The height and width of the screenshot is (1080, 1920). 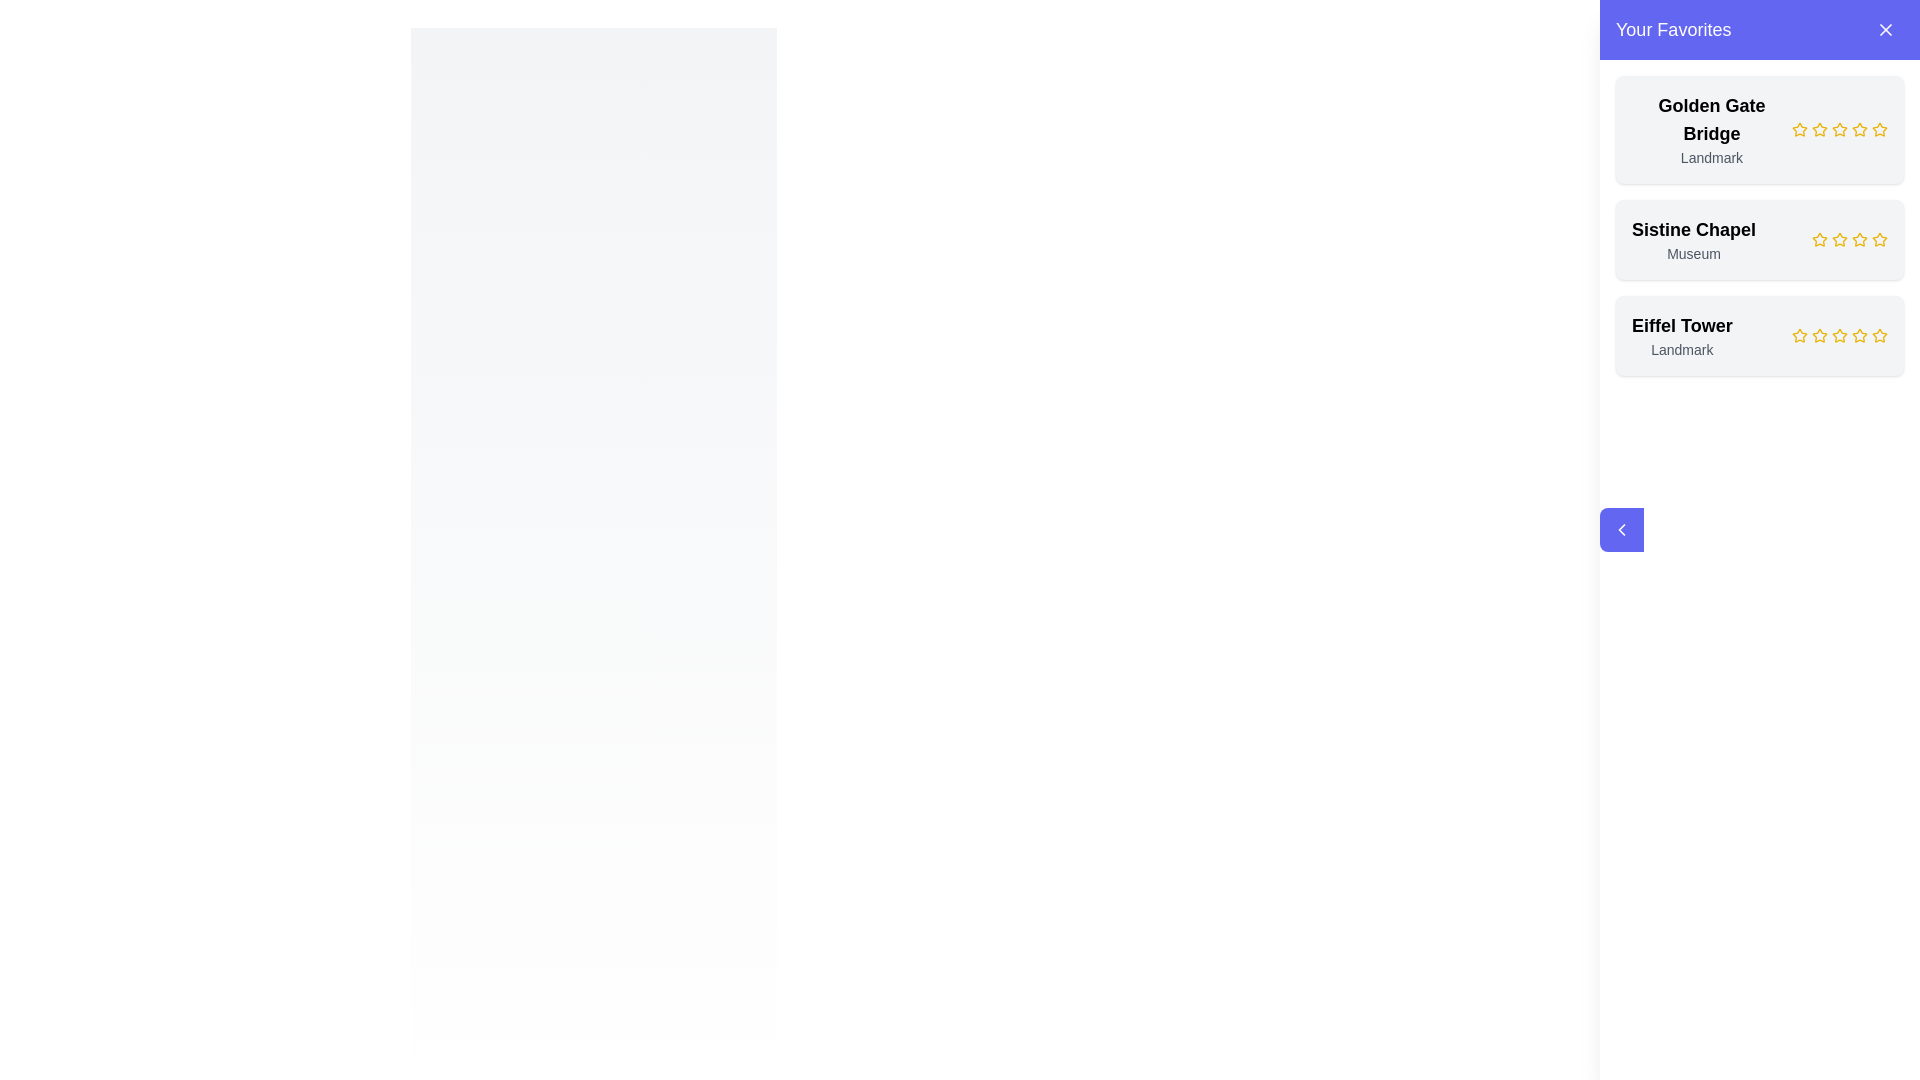 What do you see at coordinates (1839, 130) in the screenshot?
I see `the fourth star icon in the rating system for the 'Golden Gate Bridge' entry within the 'Your Favorites' list` at bounding box center [1839, 130].